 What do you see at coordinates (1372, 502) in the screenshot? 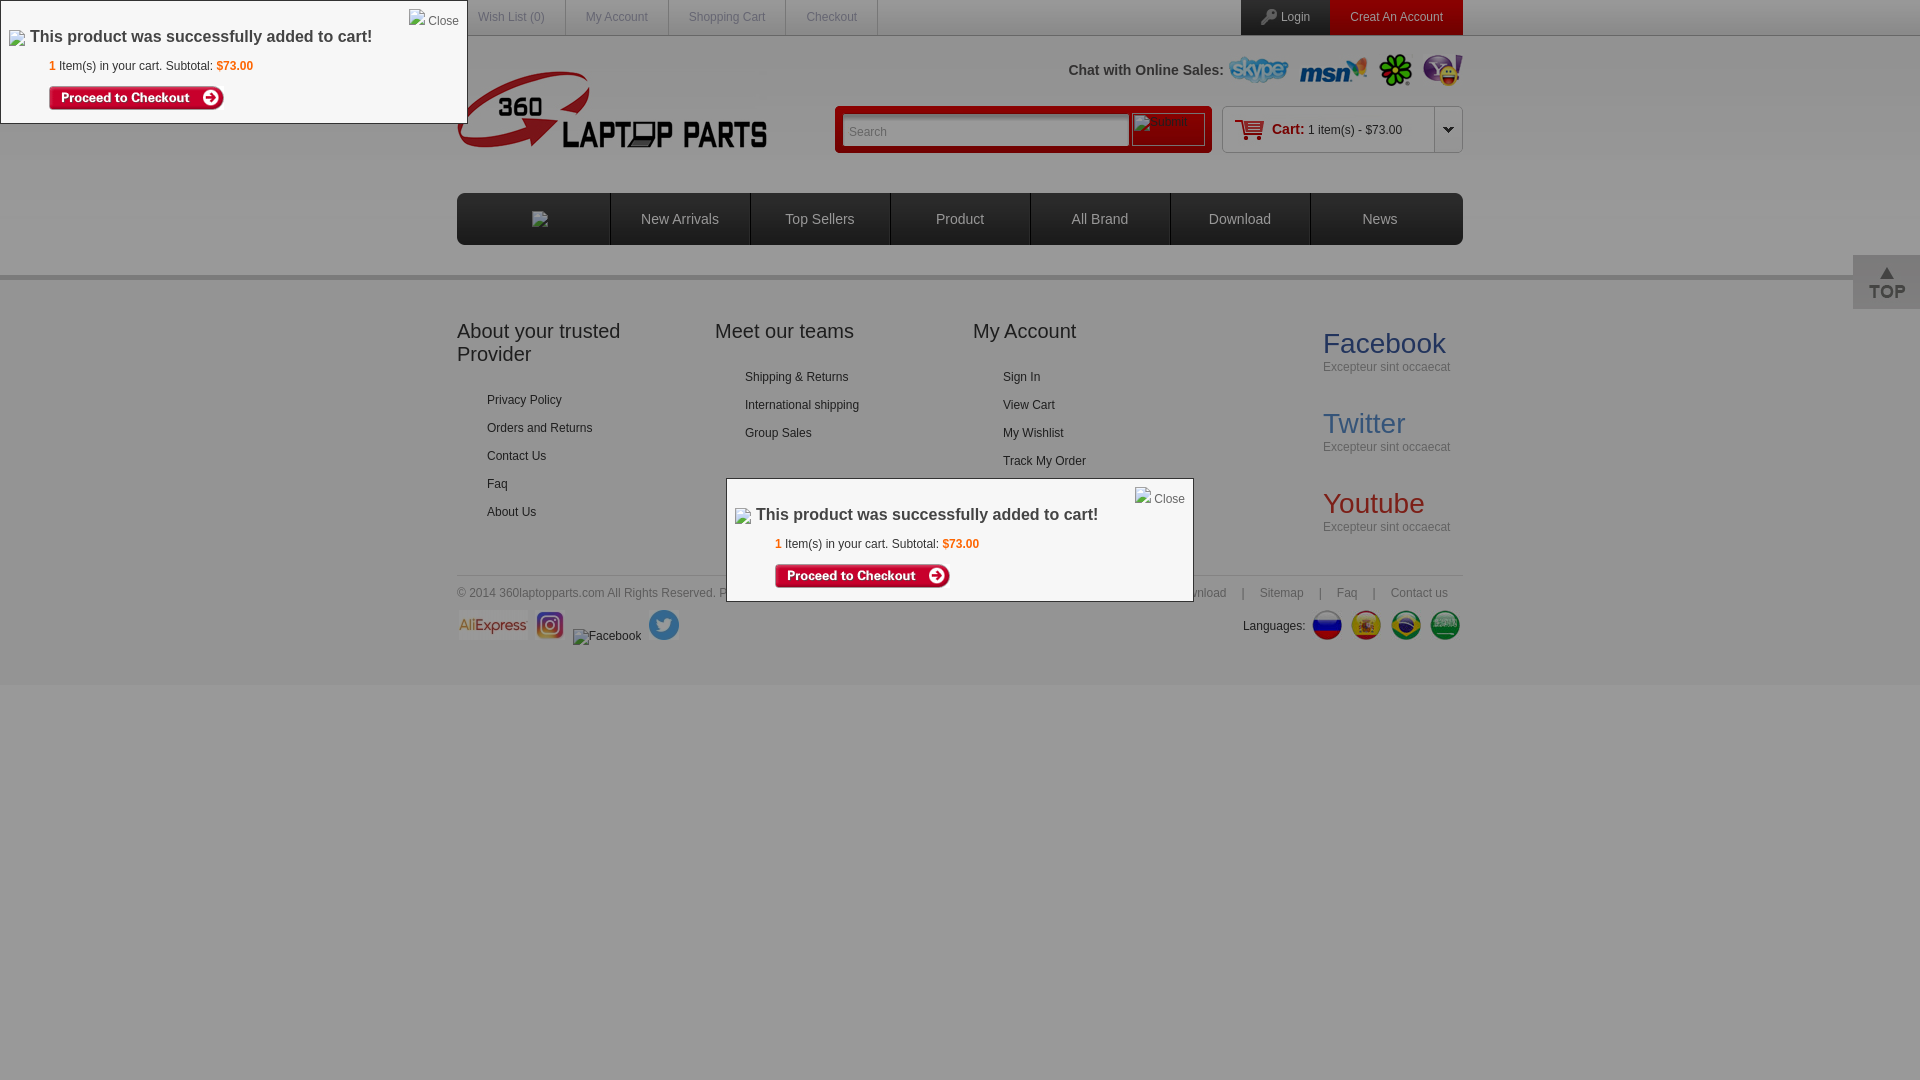
I see `'Youtube'` at bounding box center [1372, 502].